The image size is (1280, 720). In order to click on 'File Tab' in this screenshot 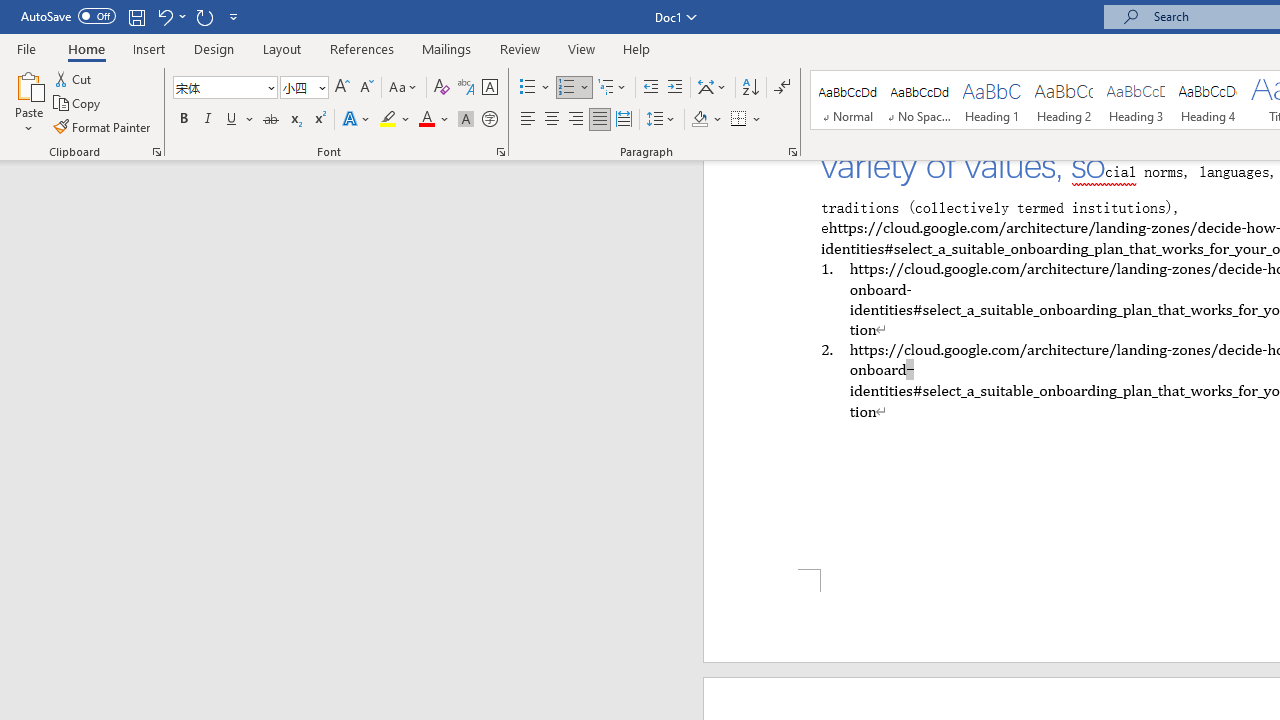, I will do `click(26, 47)`.